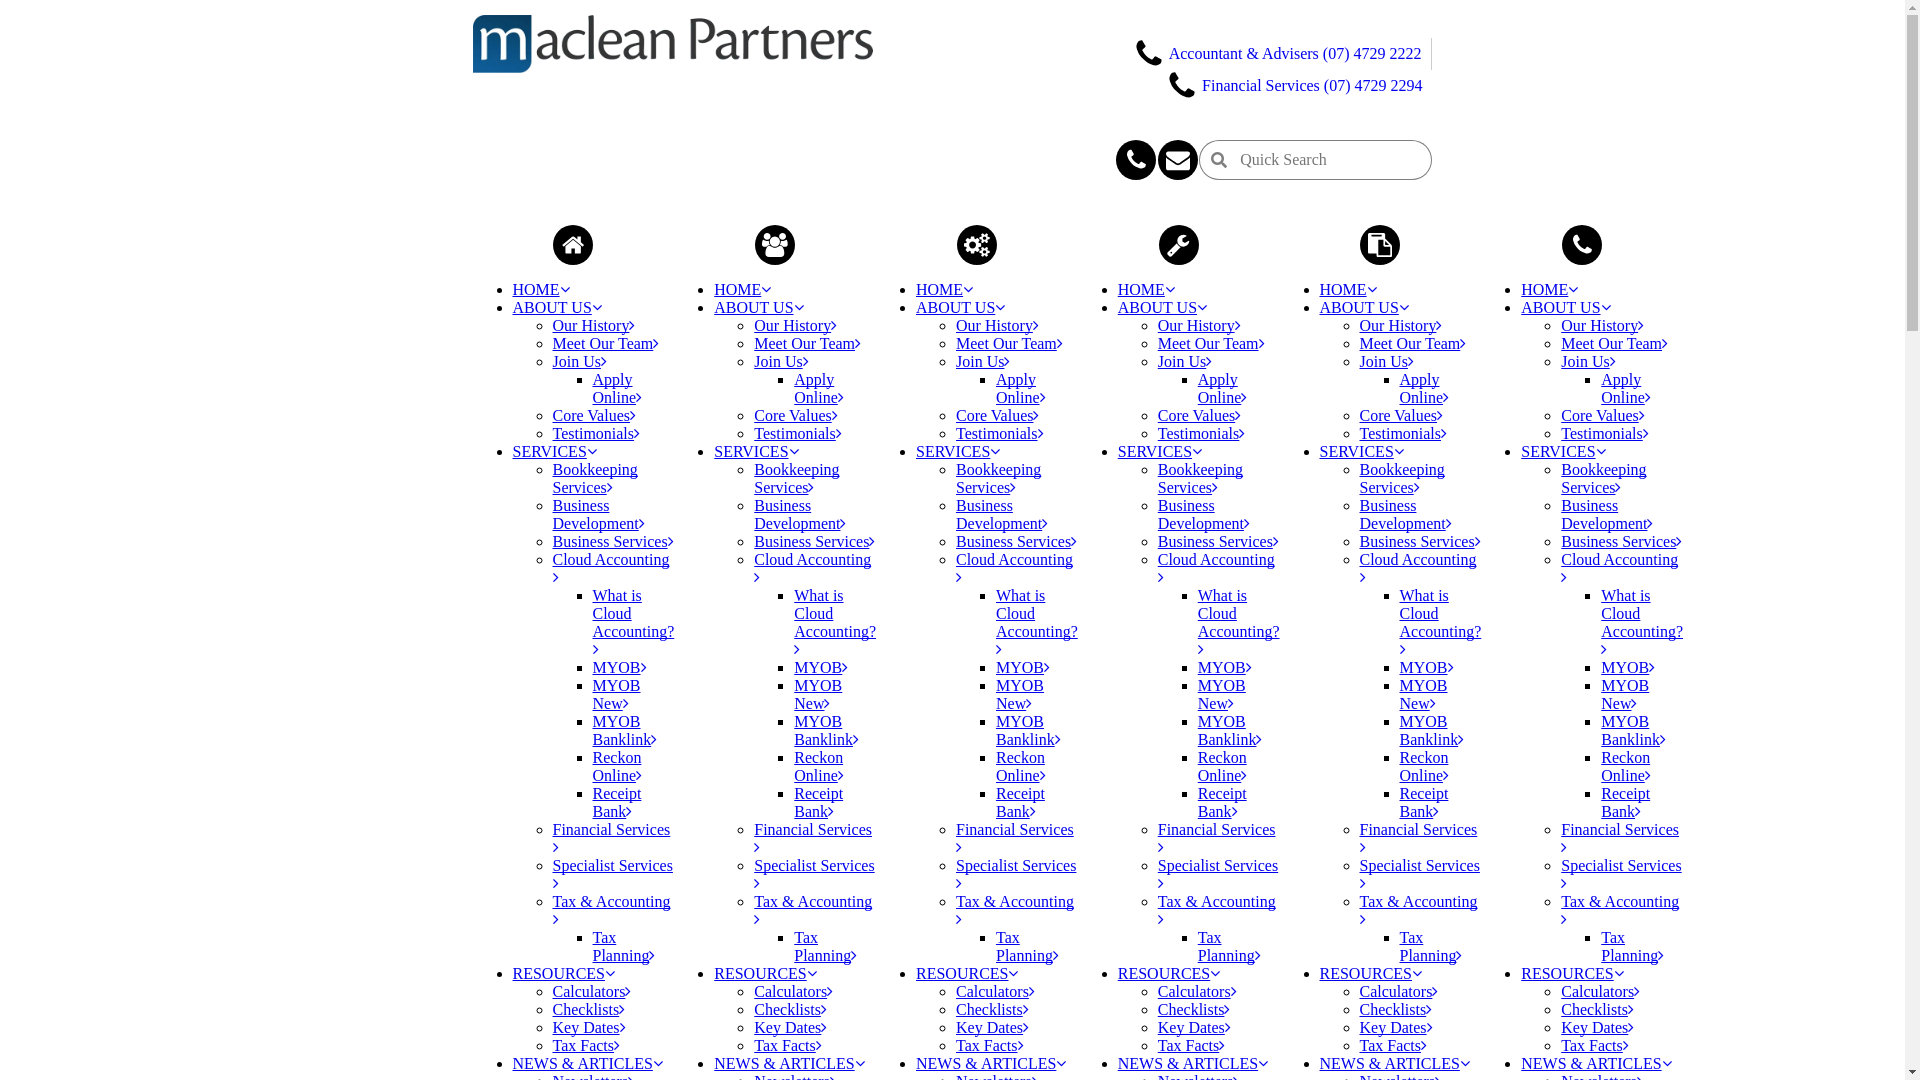  Describe the element at coordinates (1424, 765) in the screenshot. I see `'Reckon Online'` at that location.